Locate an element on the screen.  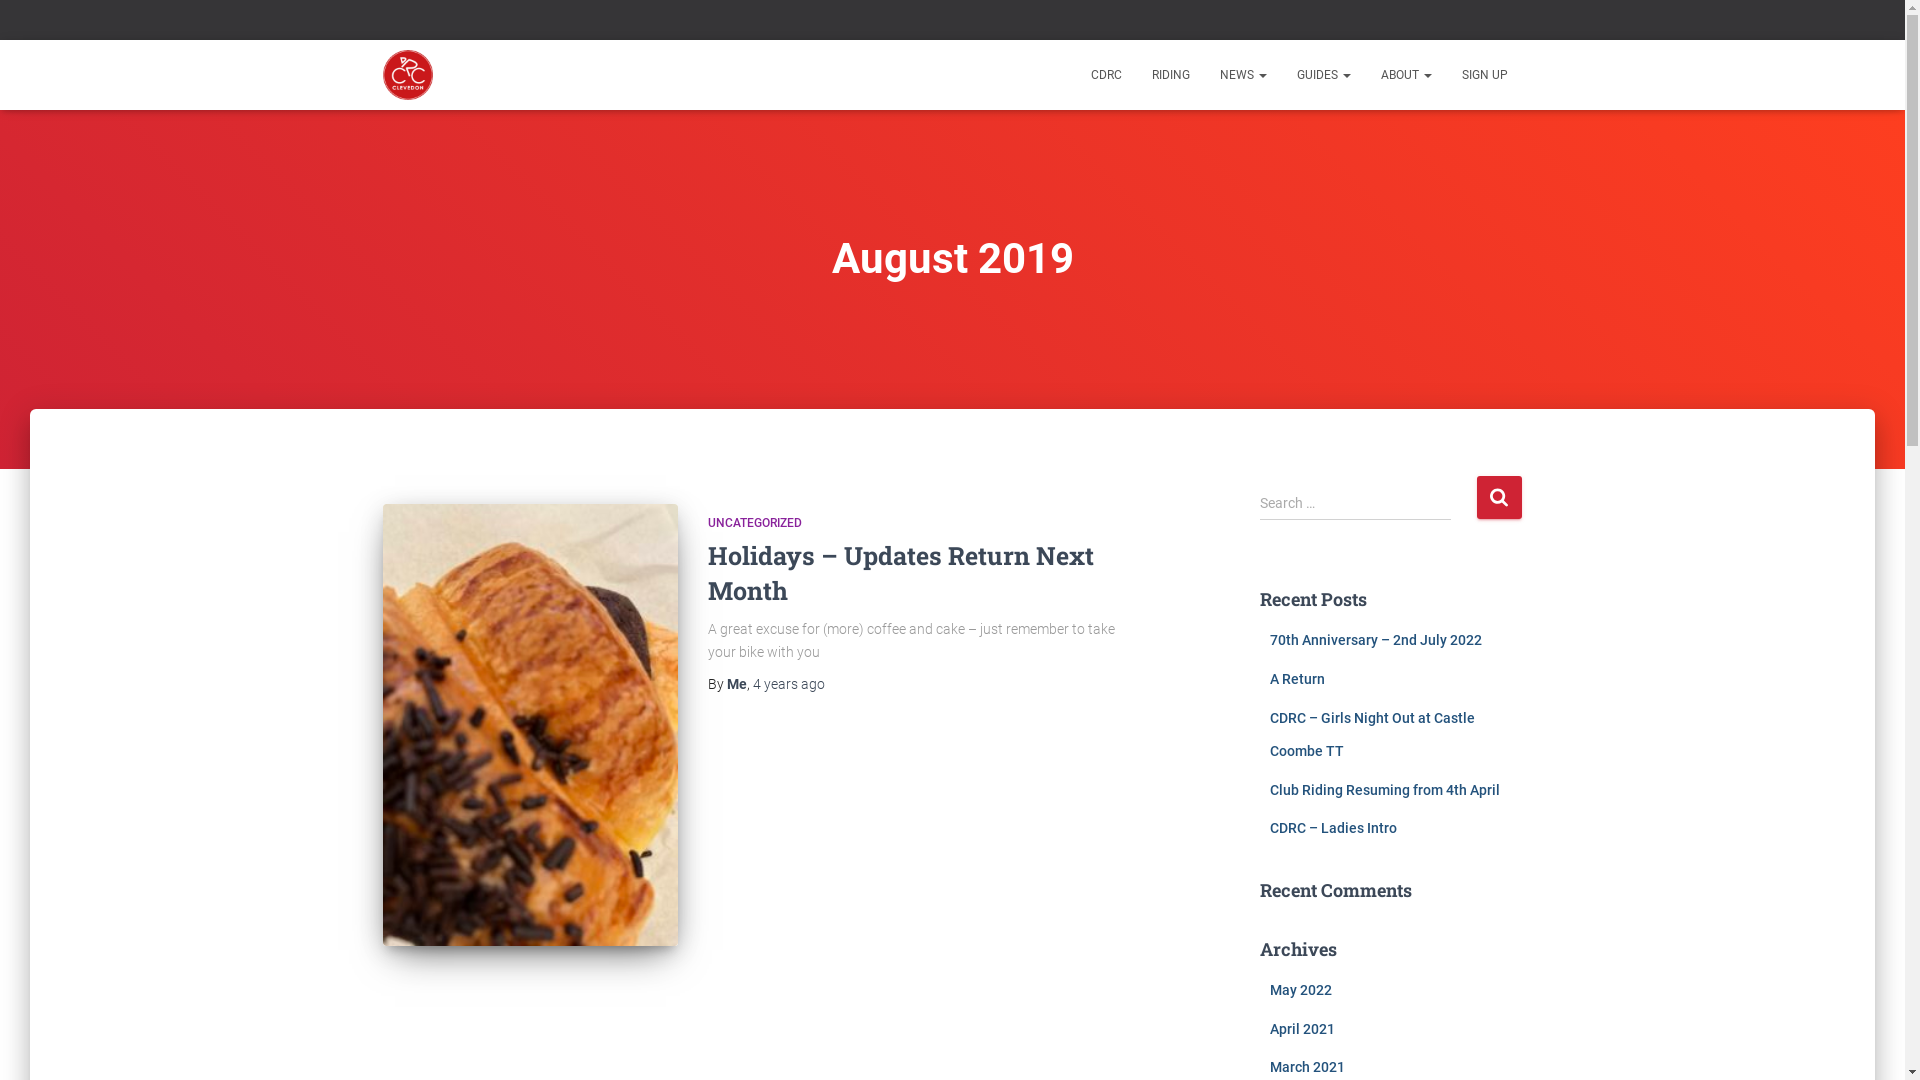
'SIGN UP' is located at coordinates (1483, 73).